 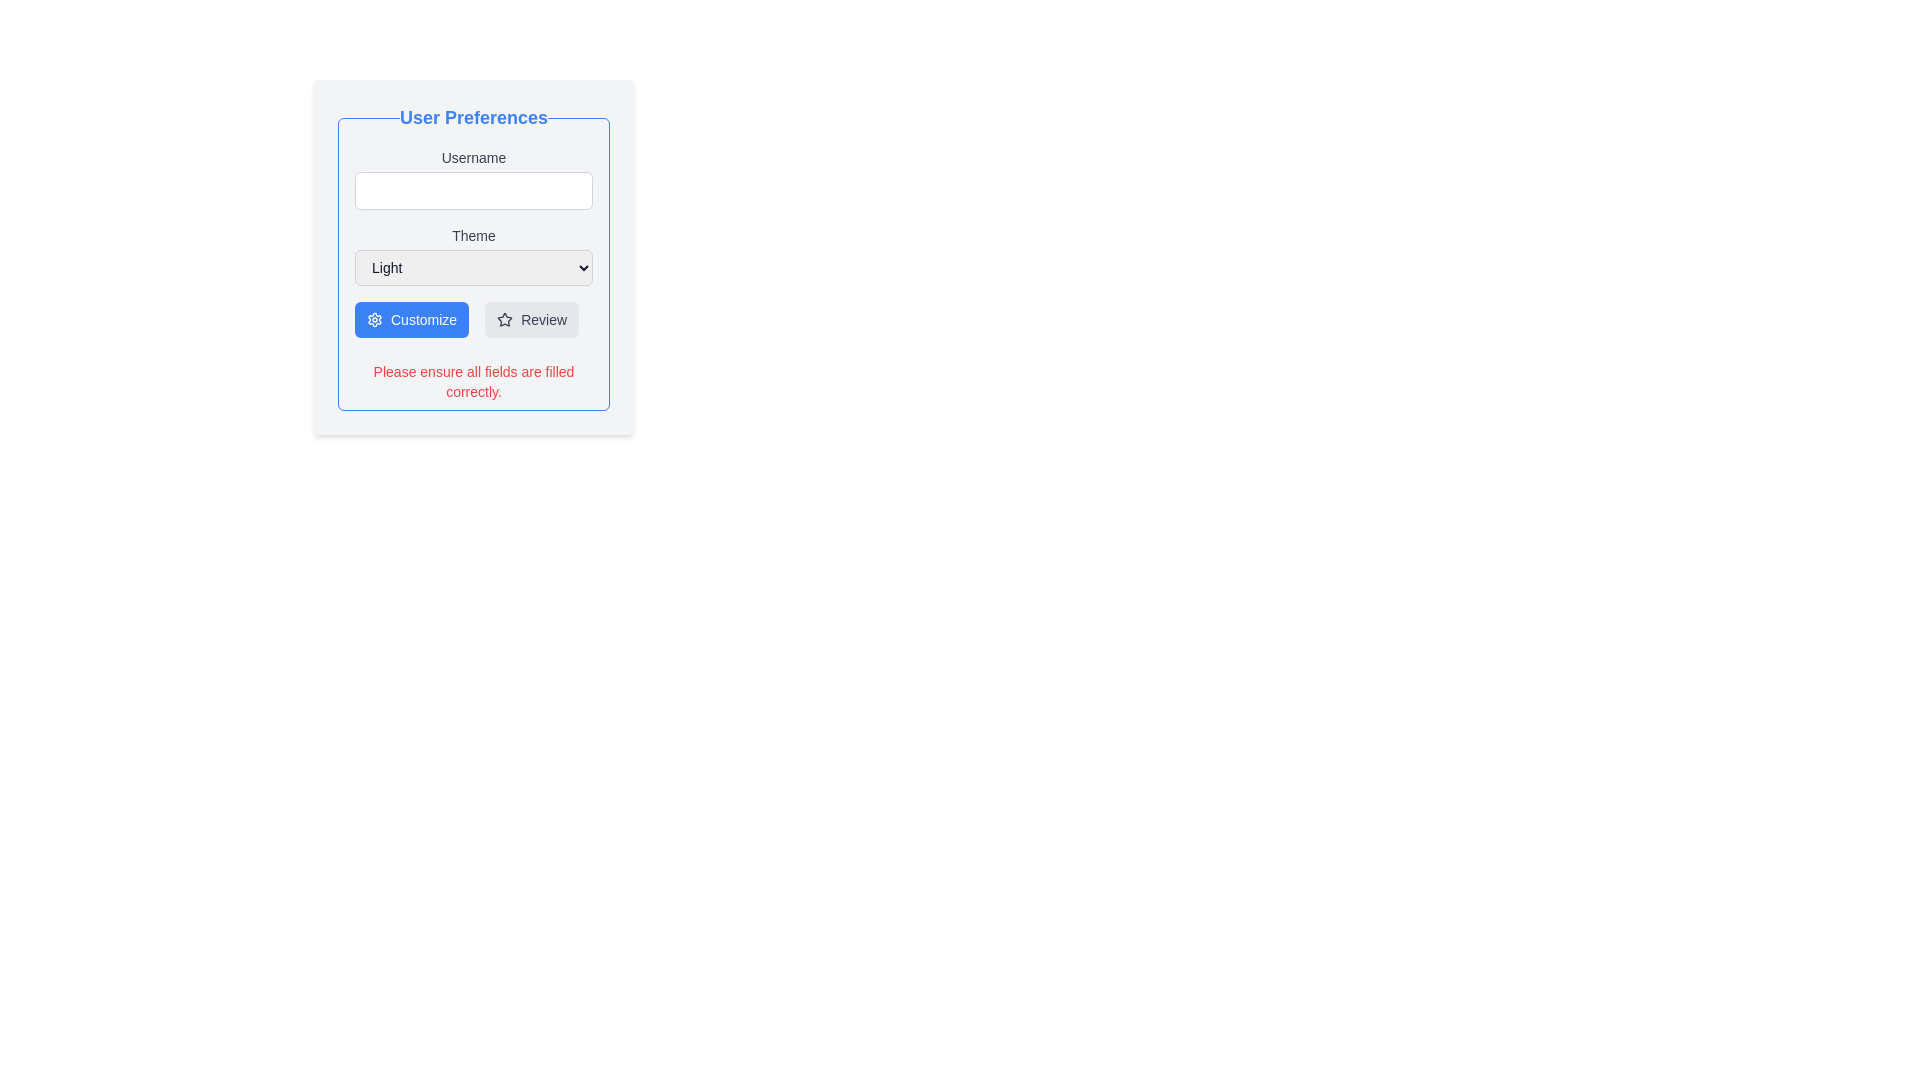 I want to click on an option from the 'Theme' dropdown menu, which is currently set to 'Light' and is located below the 'Username' field in the 'User Preferences' section, so click(x=473, y=254).